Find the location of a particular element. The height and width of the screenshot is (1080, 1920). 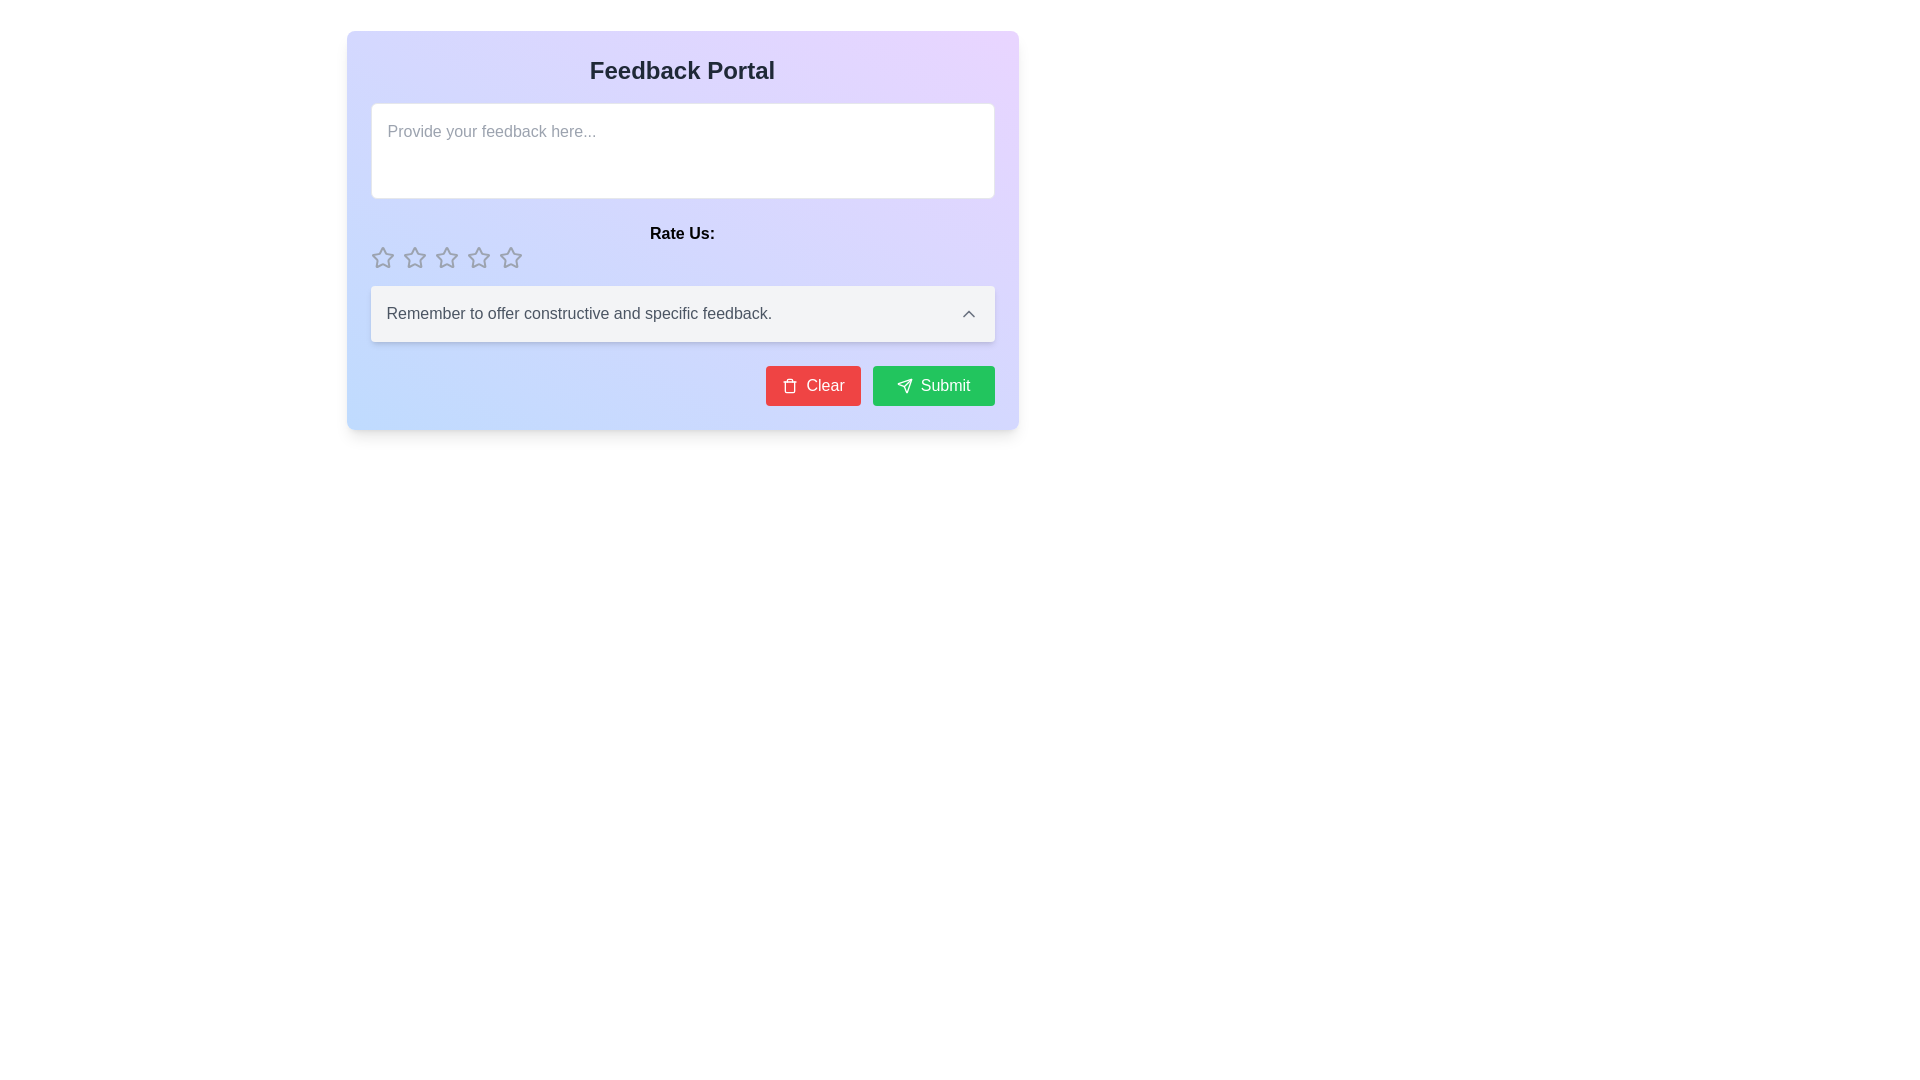

the second star icon in the five-star rating system located below the 'Rate Us' label within the feedback form UI is located at coordinates (445, 256).